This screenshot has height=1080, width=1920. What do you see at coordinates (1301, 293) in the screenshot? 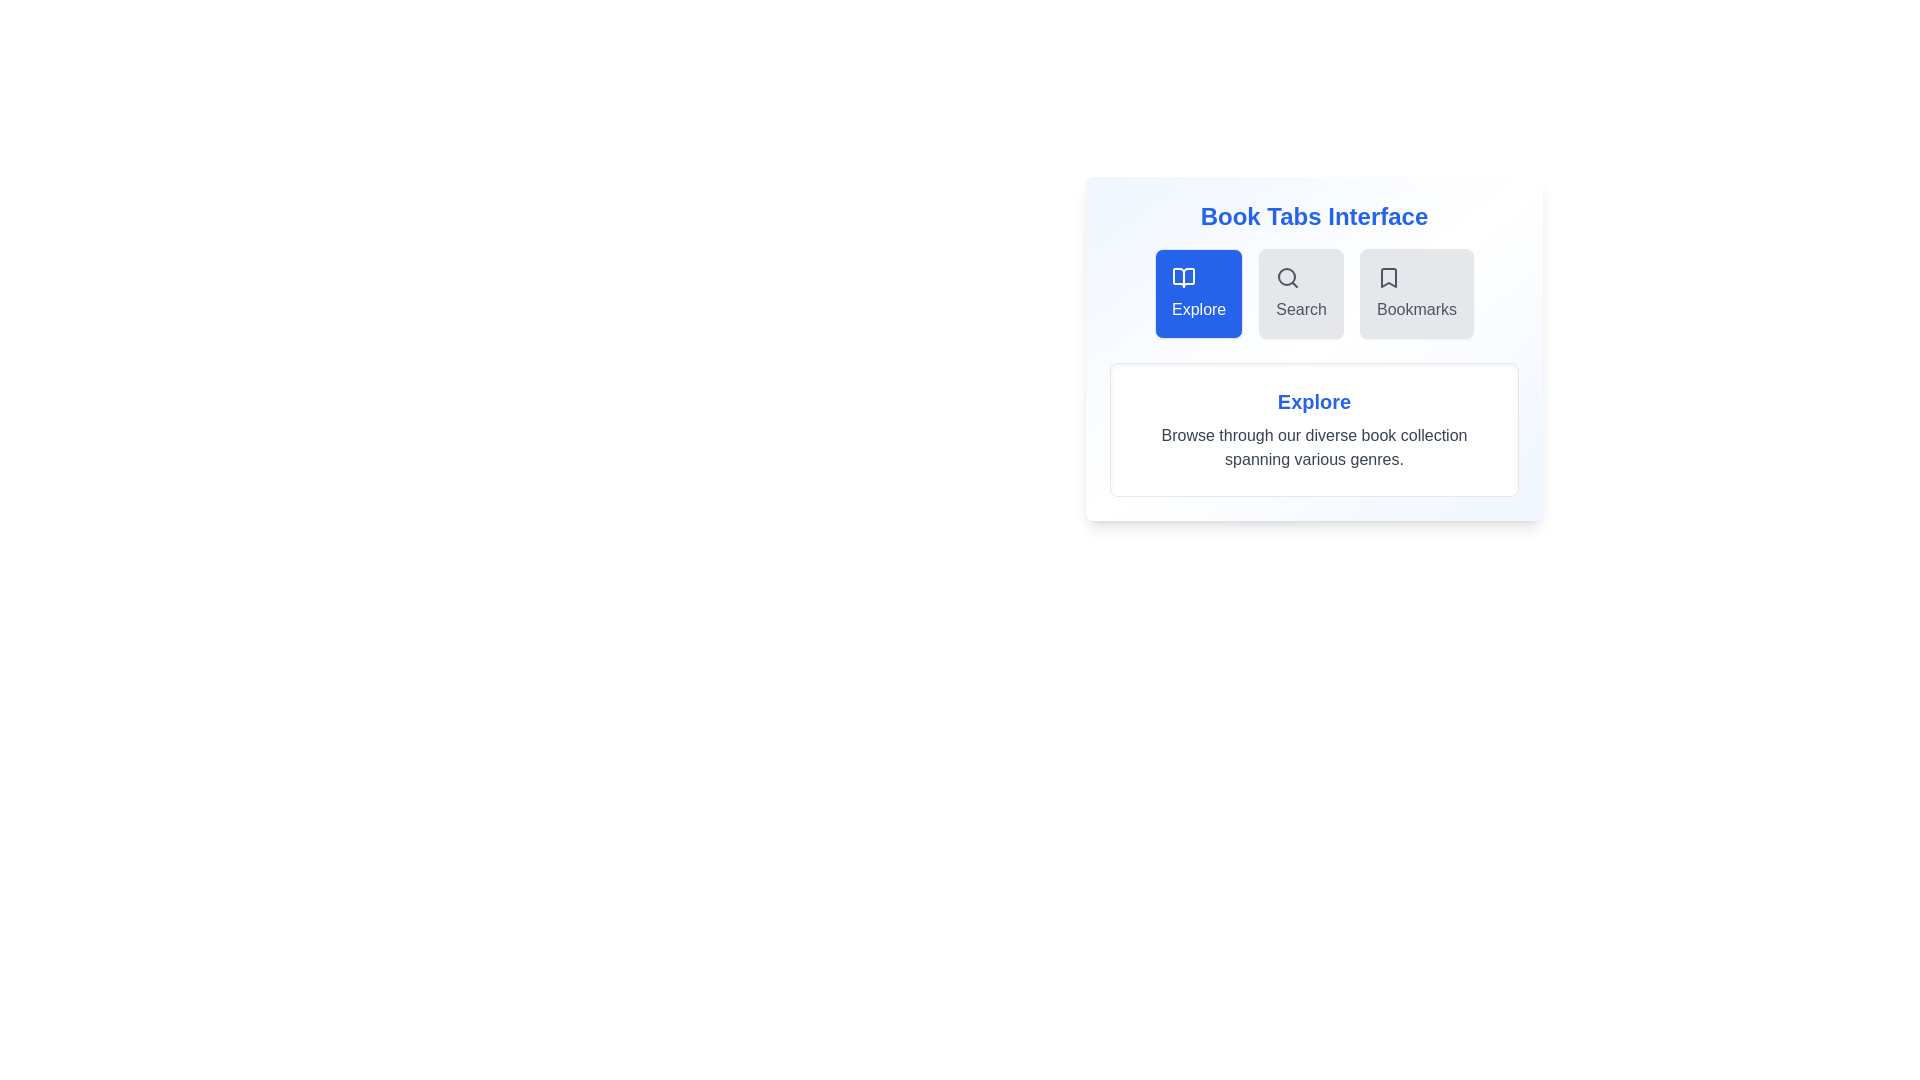
I see `the tab labeled Search` at bounding box center [1301, 293].